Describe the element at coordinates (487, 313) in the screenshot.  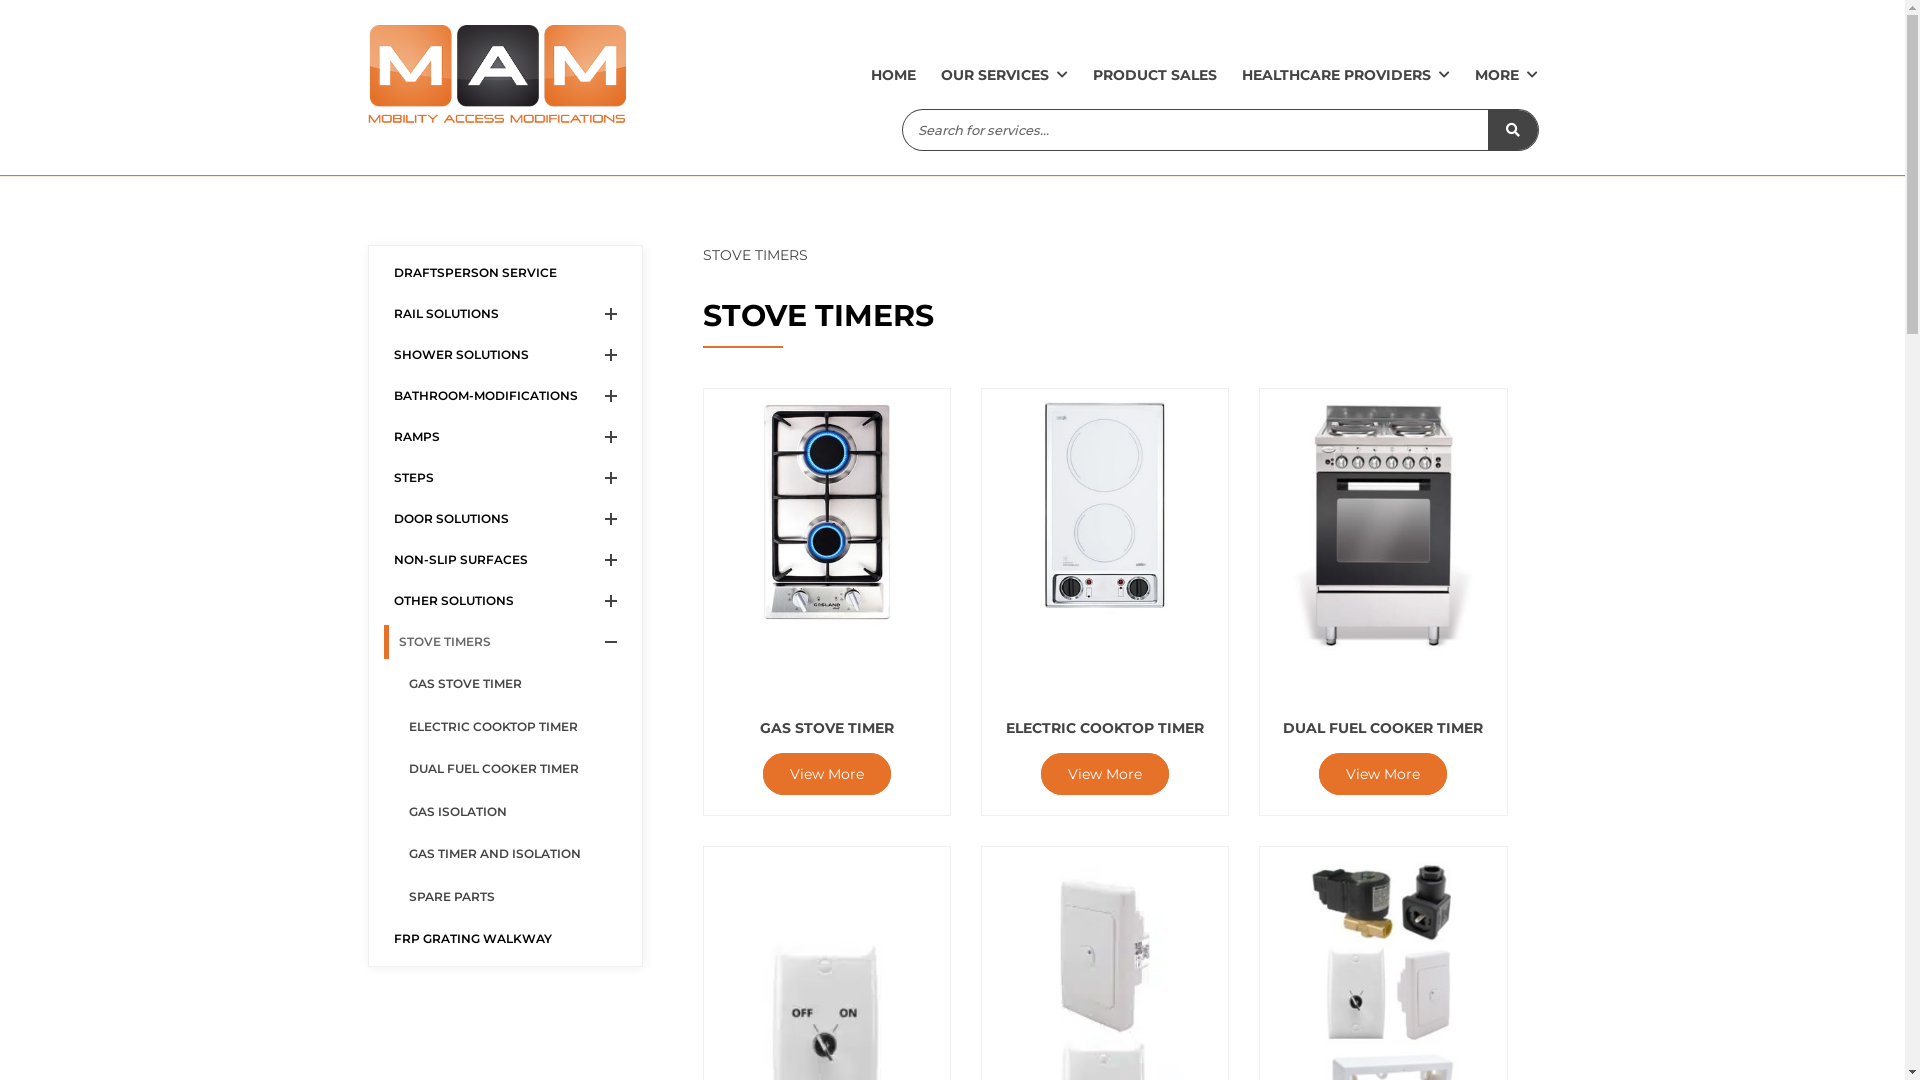
I see `'RAIL SOLUTIONS'` at that location.